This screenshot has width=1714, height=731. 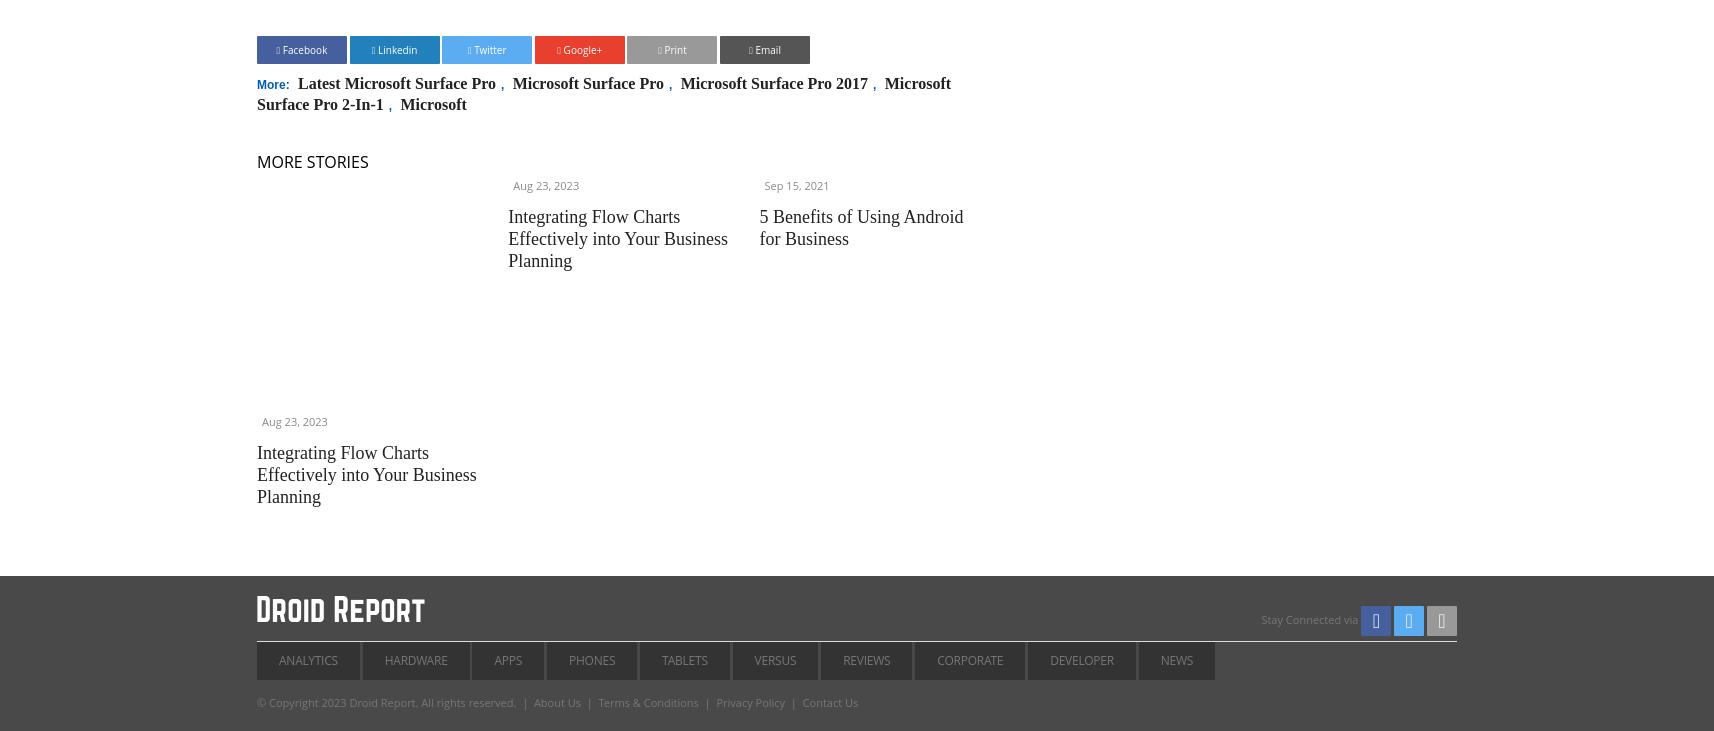 What do you see at coordinates (968, 659) in the screenshot?
I see `'Corporate'` at bounding box center [968, 659].